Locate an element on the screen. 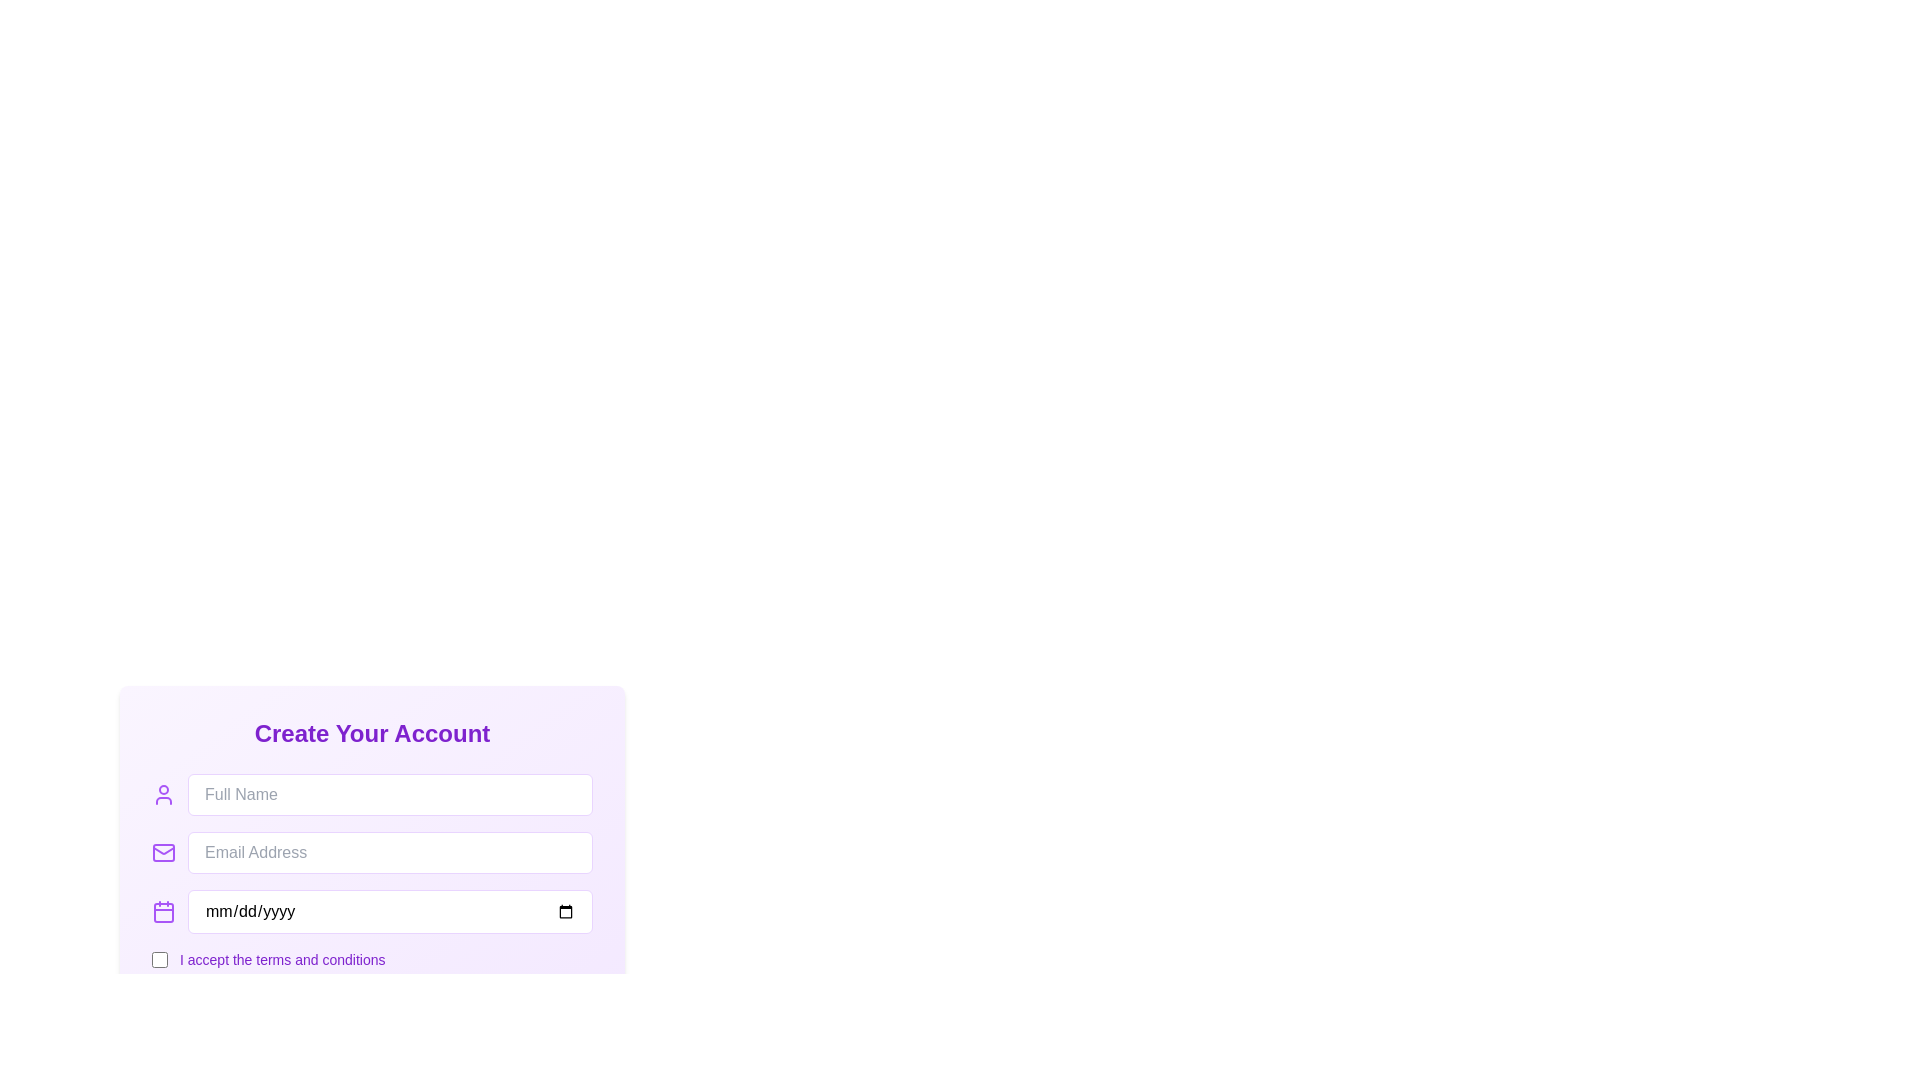 This screenshot has width=1920, height=1080. the calendar icon located to the left of the 'Birth Date' input field is located at coordinates (163, 911).